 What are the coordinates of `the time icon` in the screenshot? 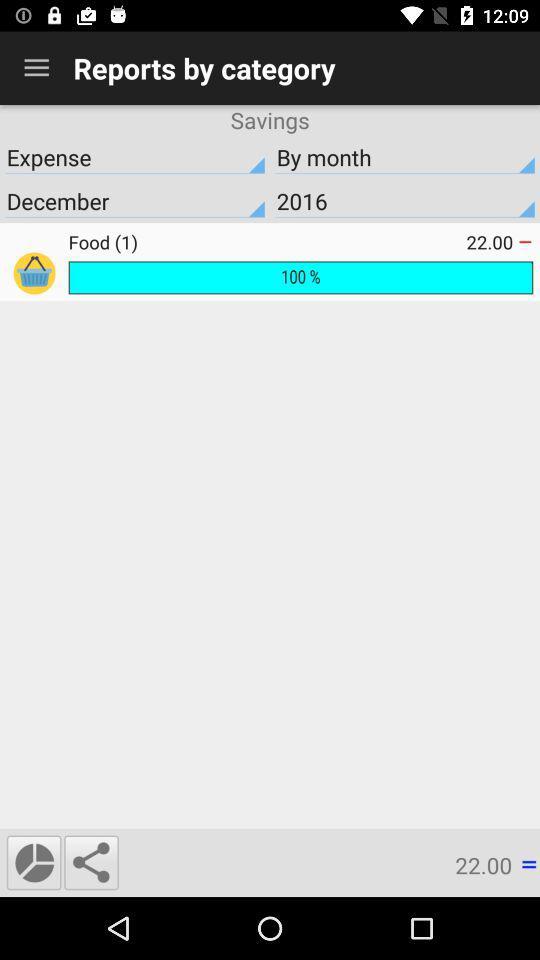 It's located at (33, 861).